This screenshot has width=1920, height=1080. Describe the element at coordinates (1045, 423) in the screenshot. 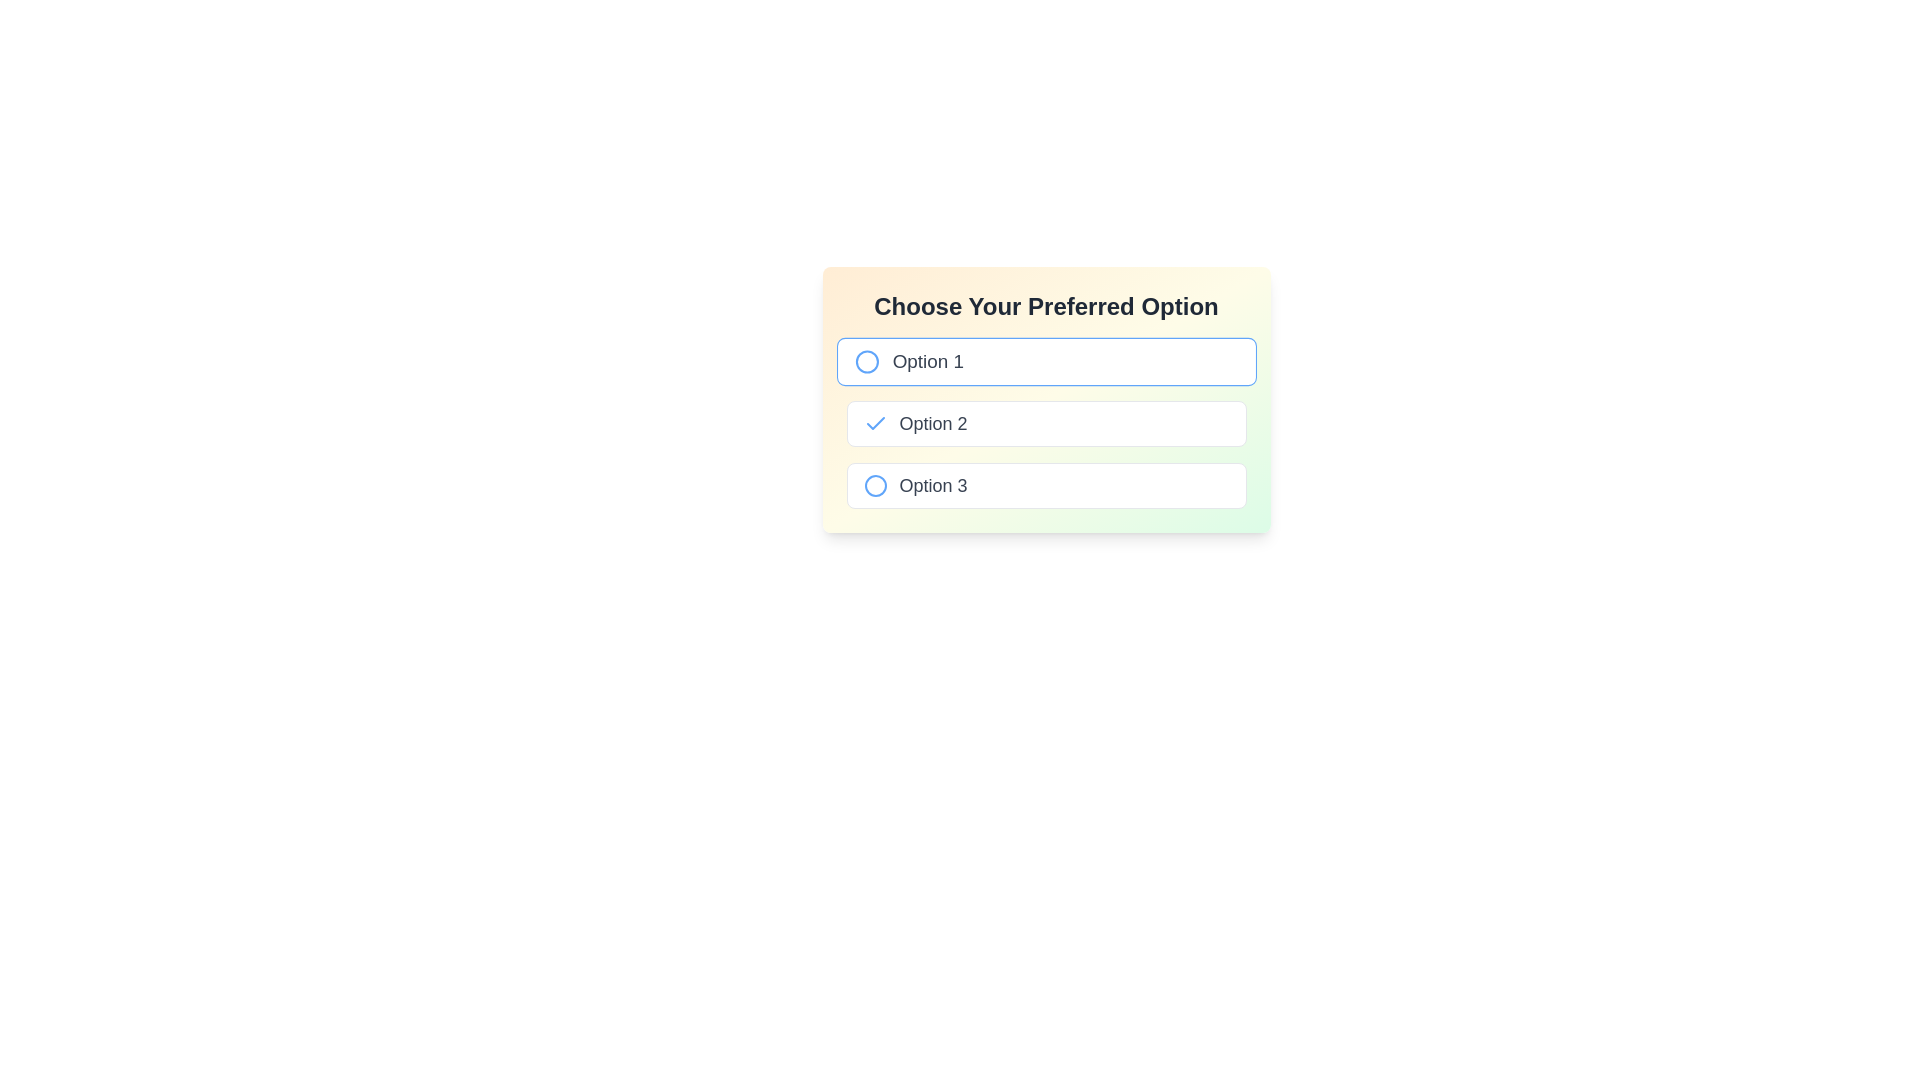

I see `to select the second radio button option (Option 2) in the vertically stacked group of options, which will deselect others in the group` at that location.